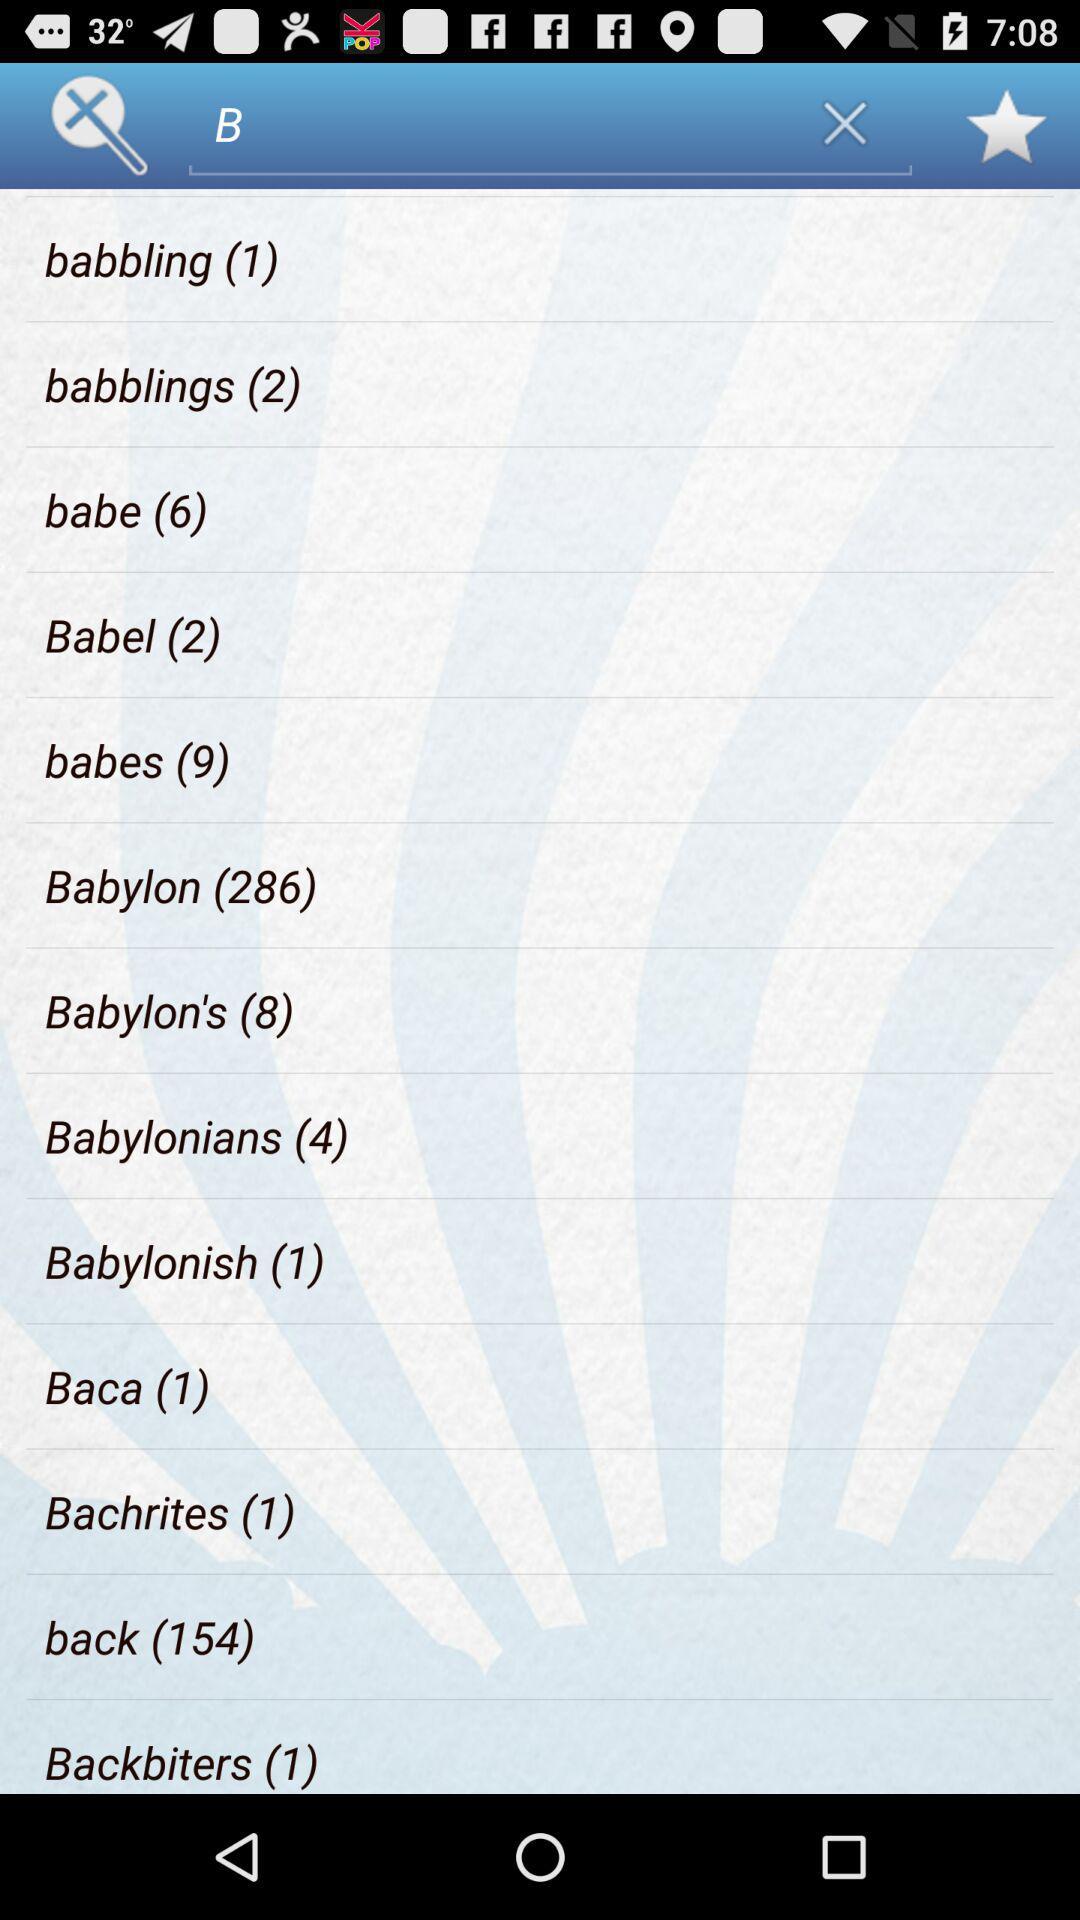 This screenshot has height=1920, width=1080. Describe the element at coordinates (172, 384) in the screenshot. I see `the item above babe (6)` at that location.